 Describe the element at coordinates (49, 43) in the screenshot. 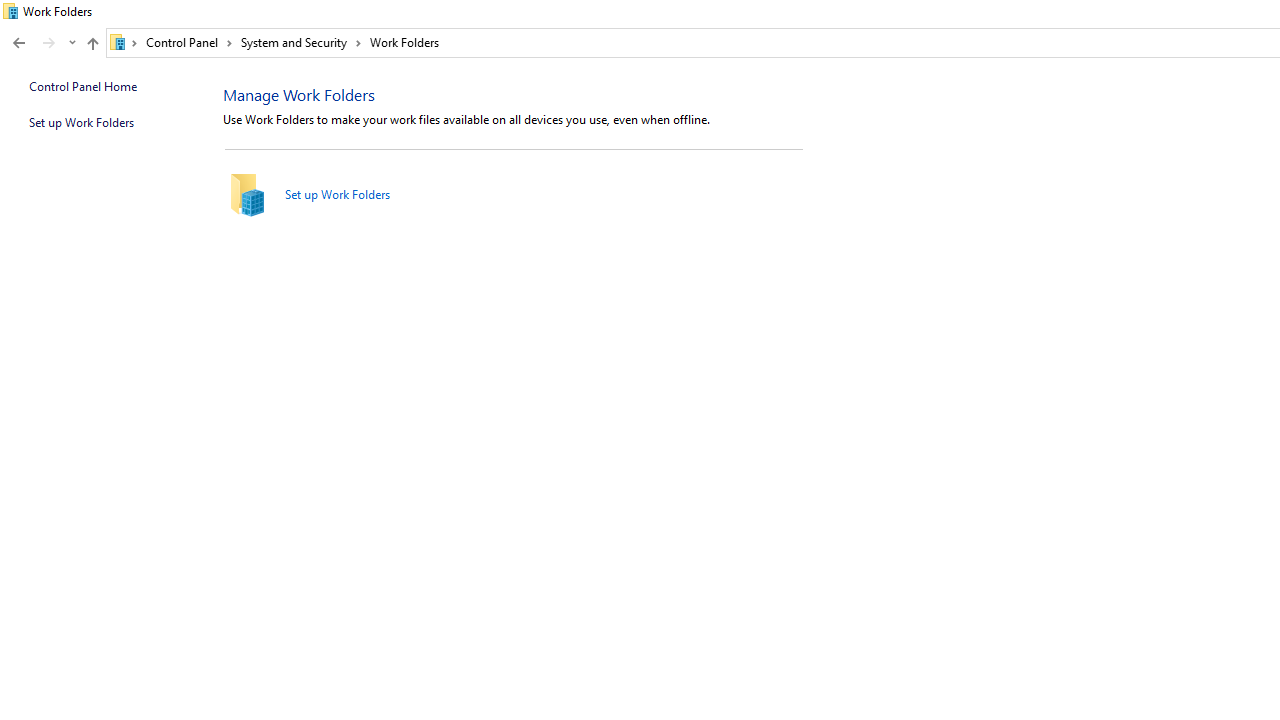

I see `'Forward (Alt + Right Arrow)'` at that location.